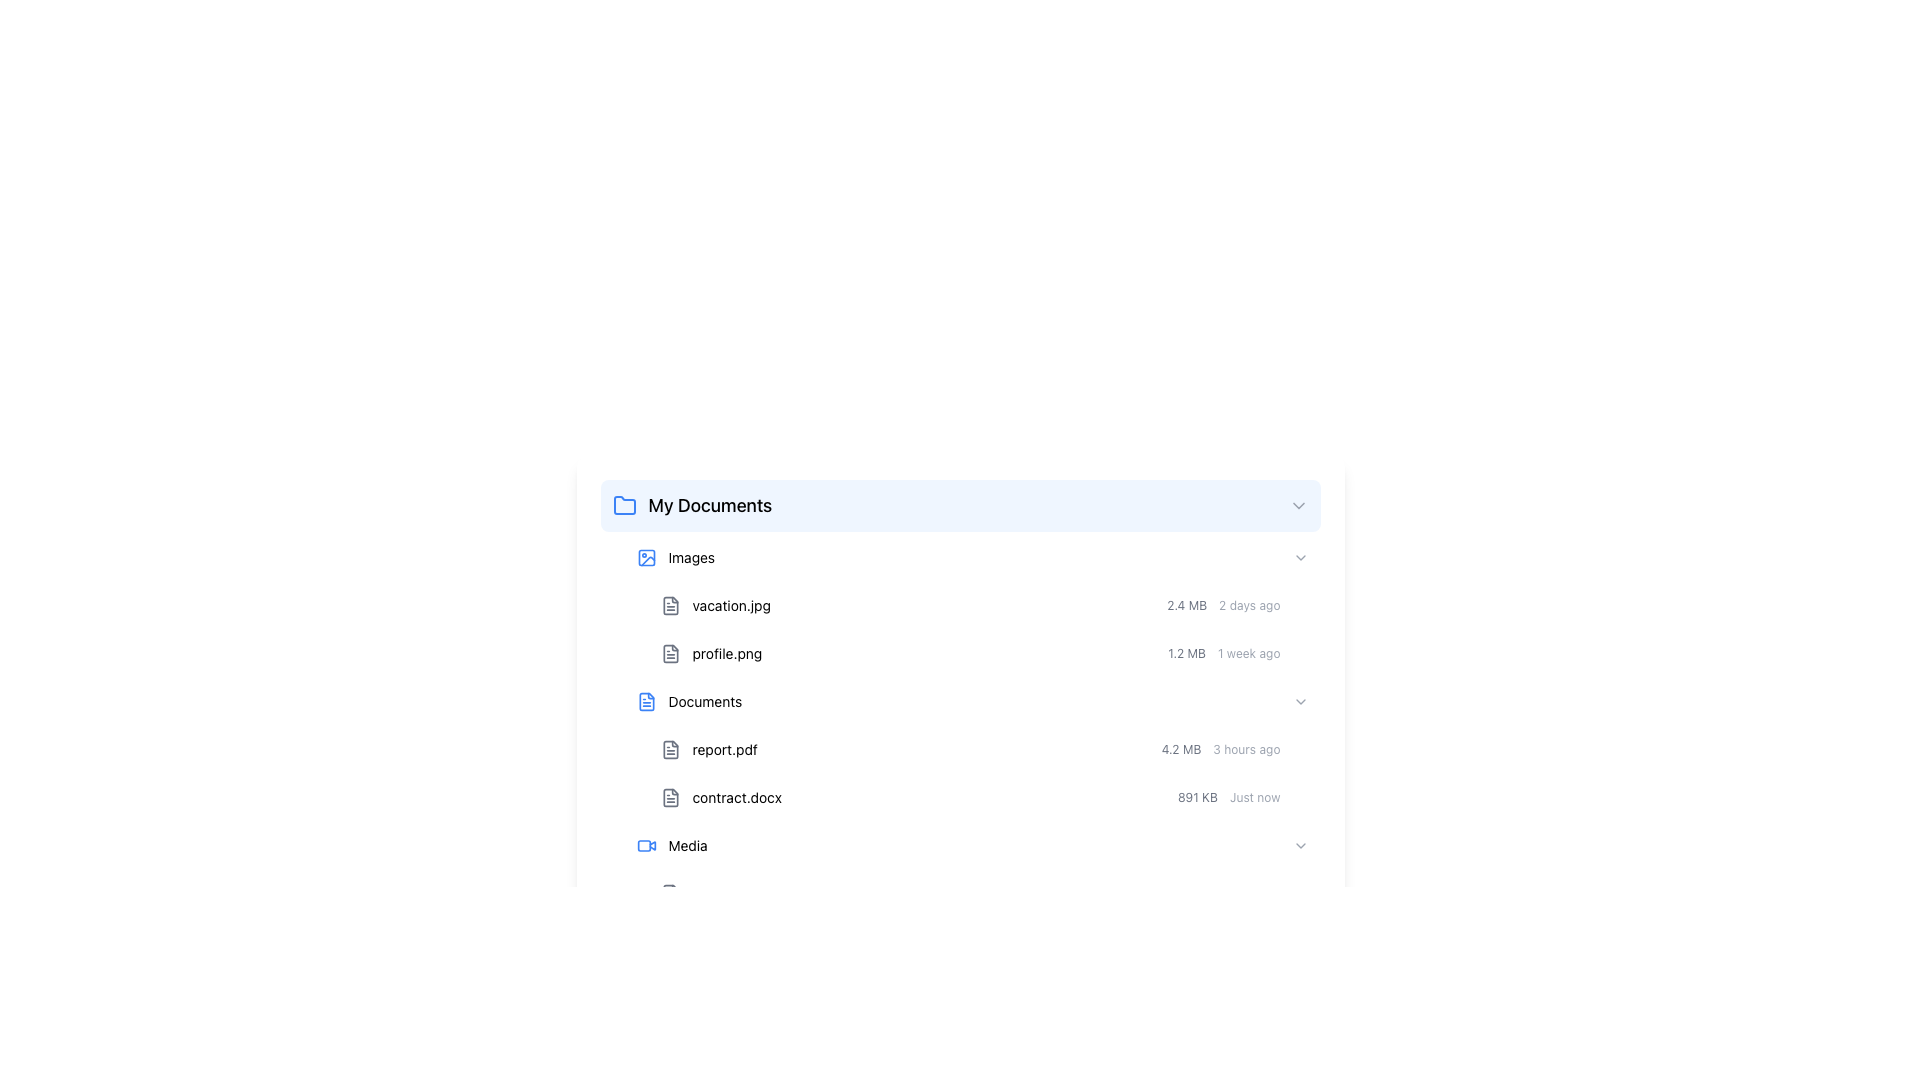  What do you see at coordinates (689, 701) in the screenshot?
I see `the 'Documents' list item, which displays a blue-colored file icon alongside the text 'Documents'` at bounding box center [689, 701].